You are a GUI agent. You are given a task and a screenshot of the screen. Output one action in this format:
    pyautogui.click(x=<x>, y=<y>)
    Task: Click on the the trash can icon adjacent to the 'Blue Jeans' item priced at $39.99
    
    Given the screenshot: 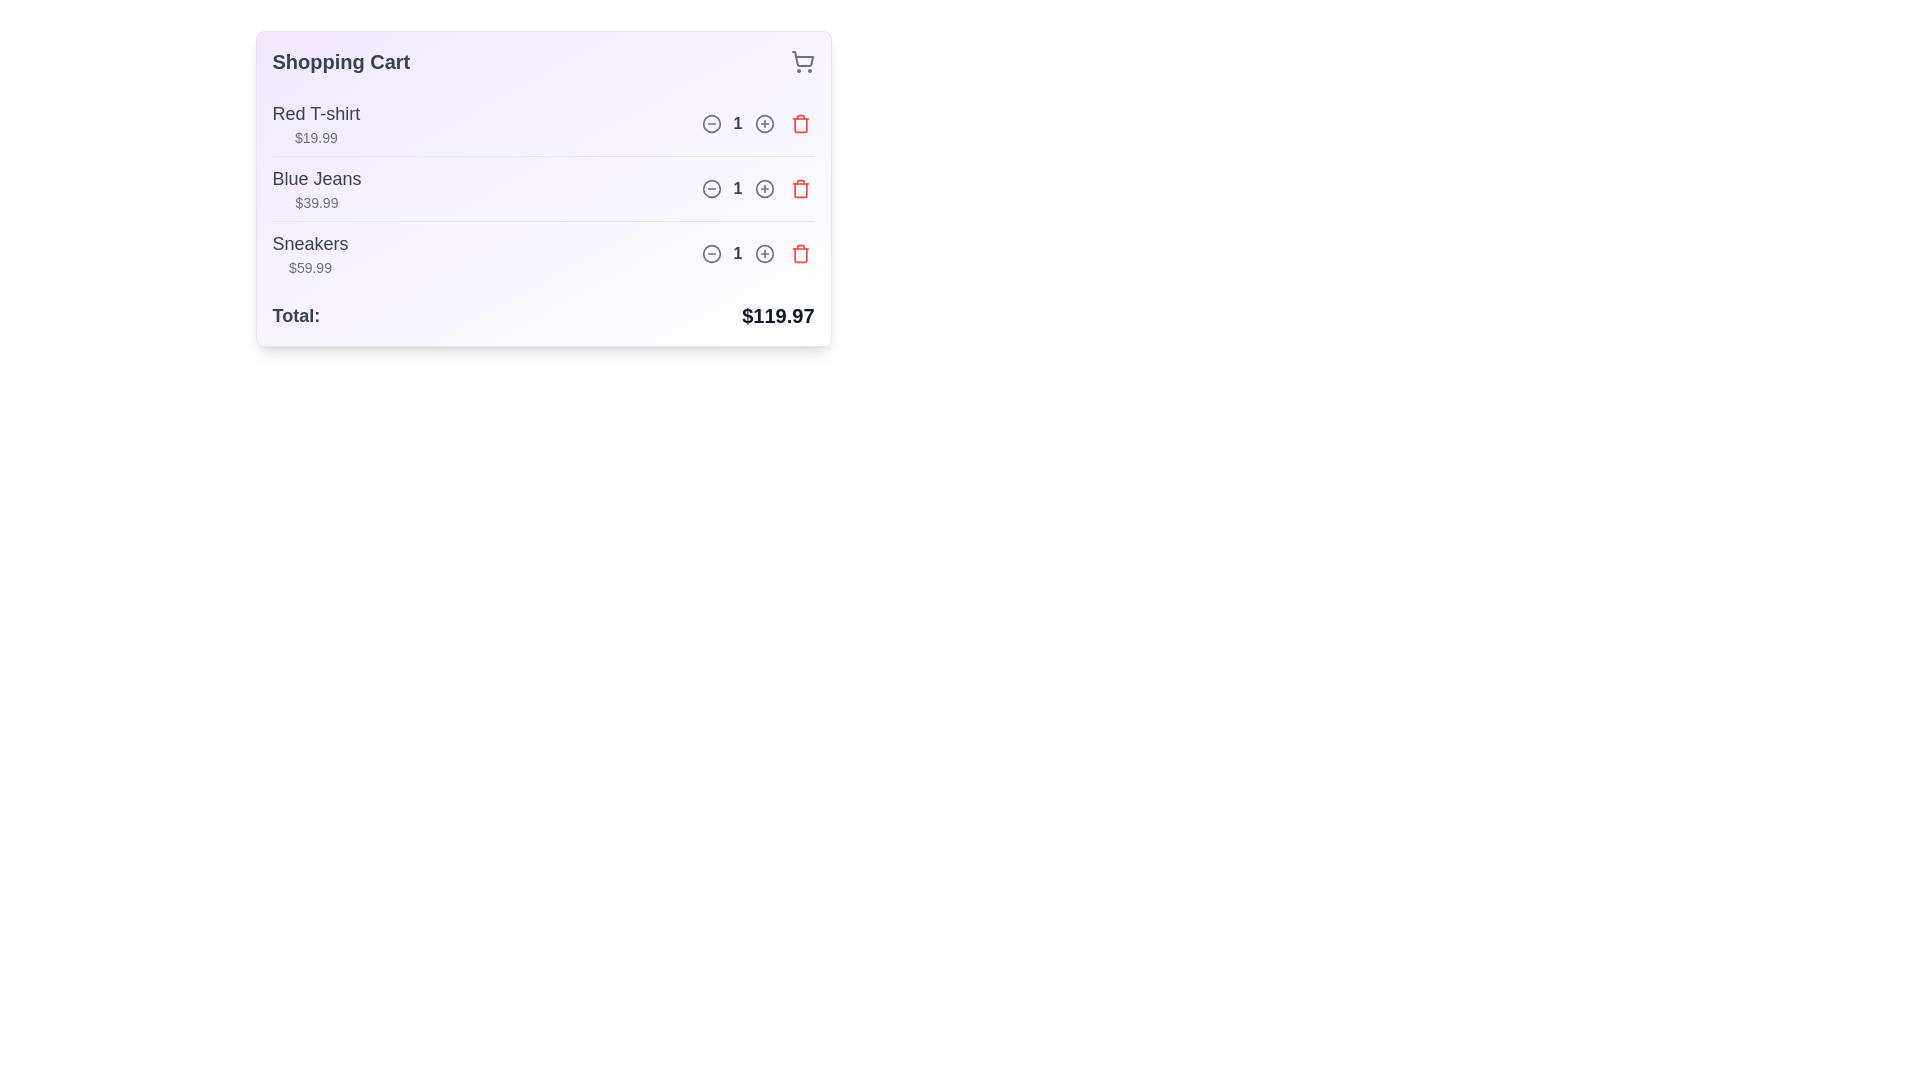 What is the action you would take?
    pyautogui.click(x=800, y=190)
    